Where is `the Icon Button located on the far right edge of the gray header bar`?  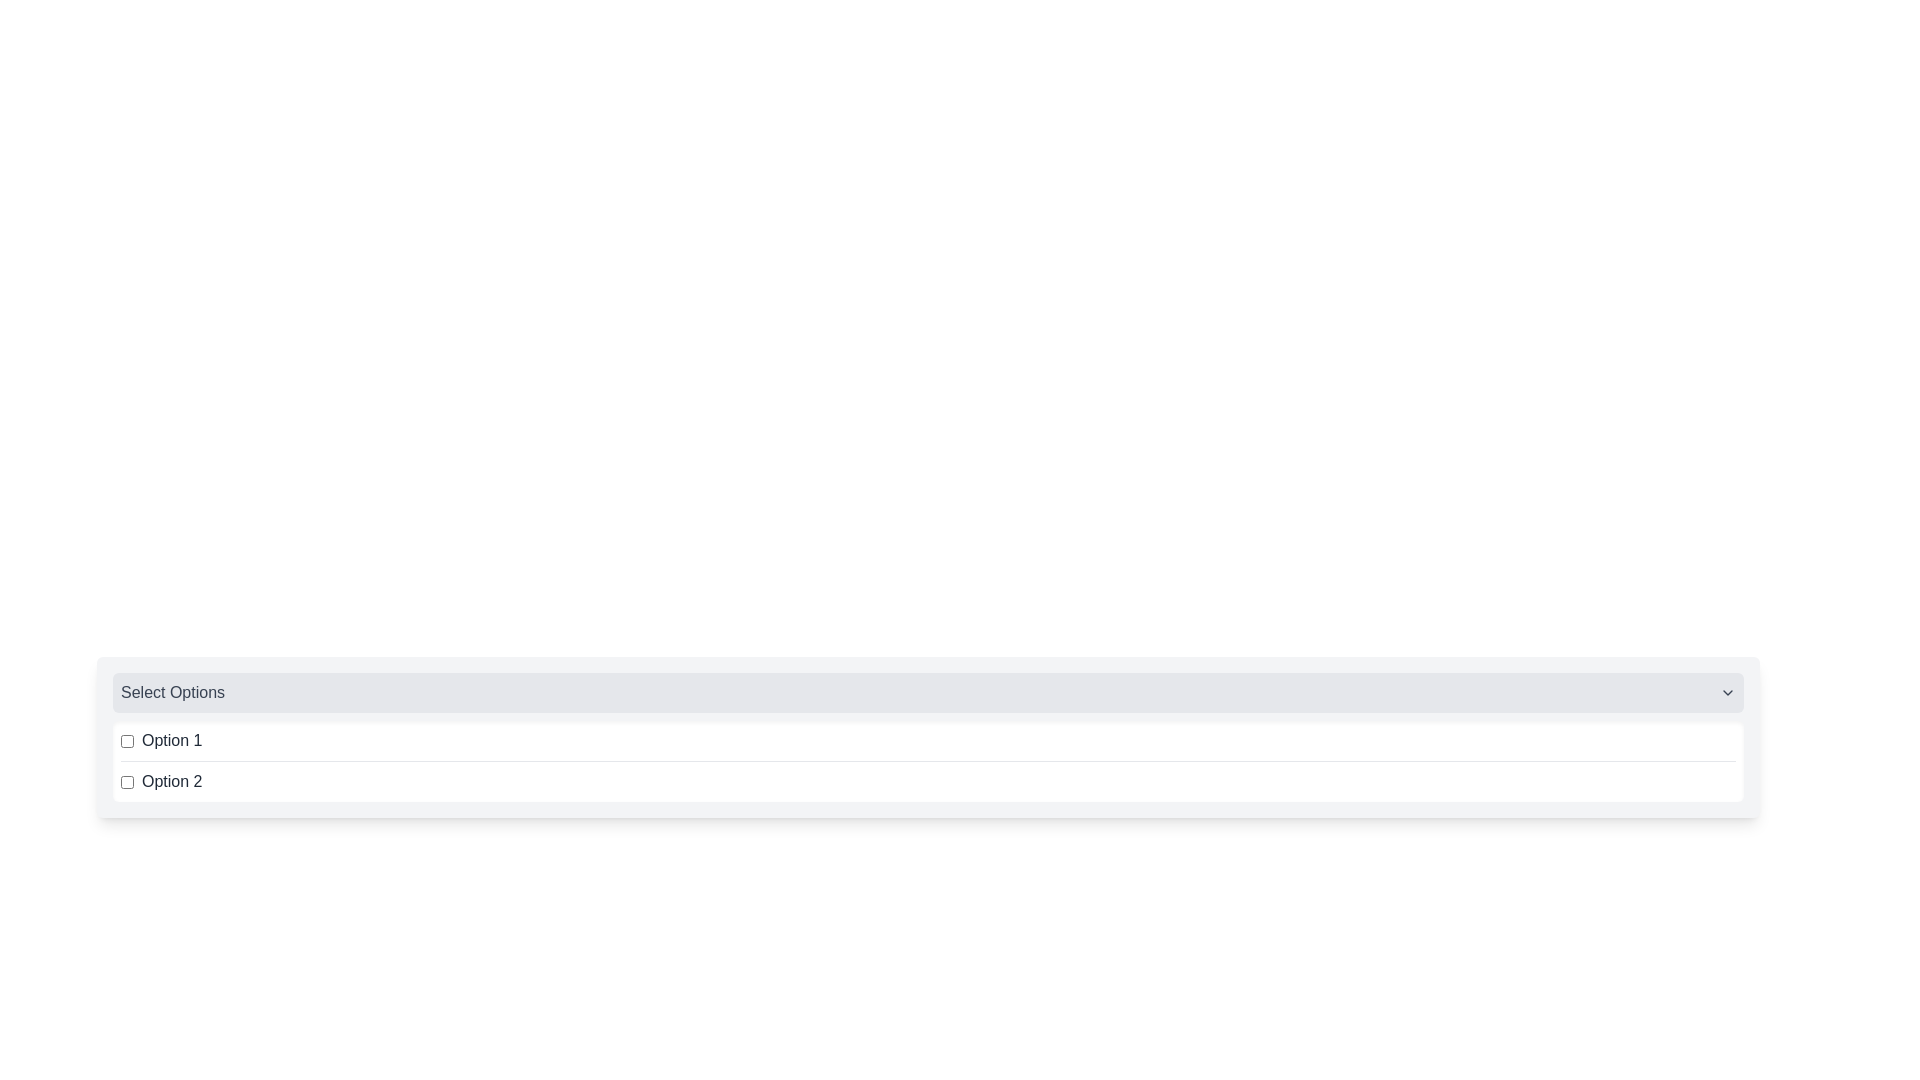
the Icon Button located on the far right edge of the gray header bar is located at coordinates (1727, 692).